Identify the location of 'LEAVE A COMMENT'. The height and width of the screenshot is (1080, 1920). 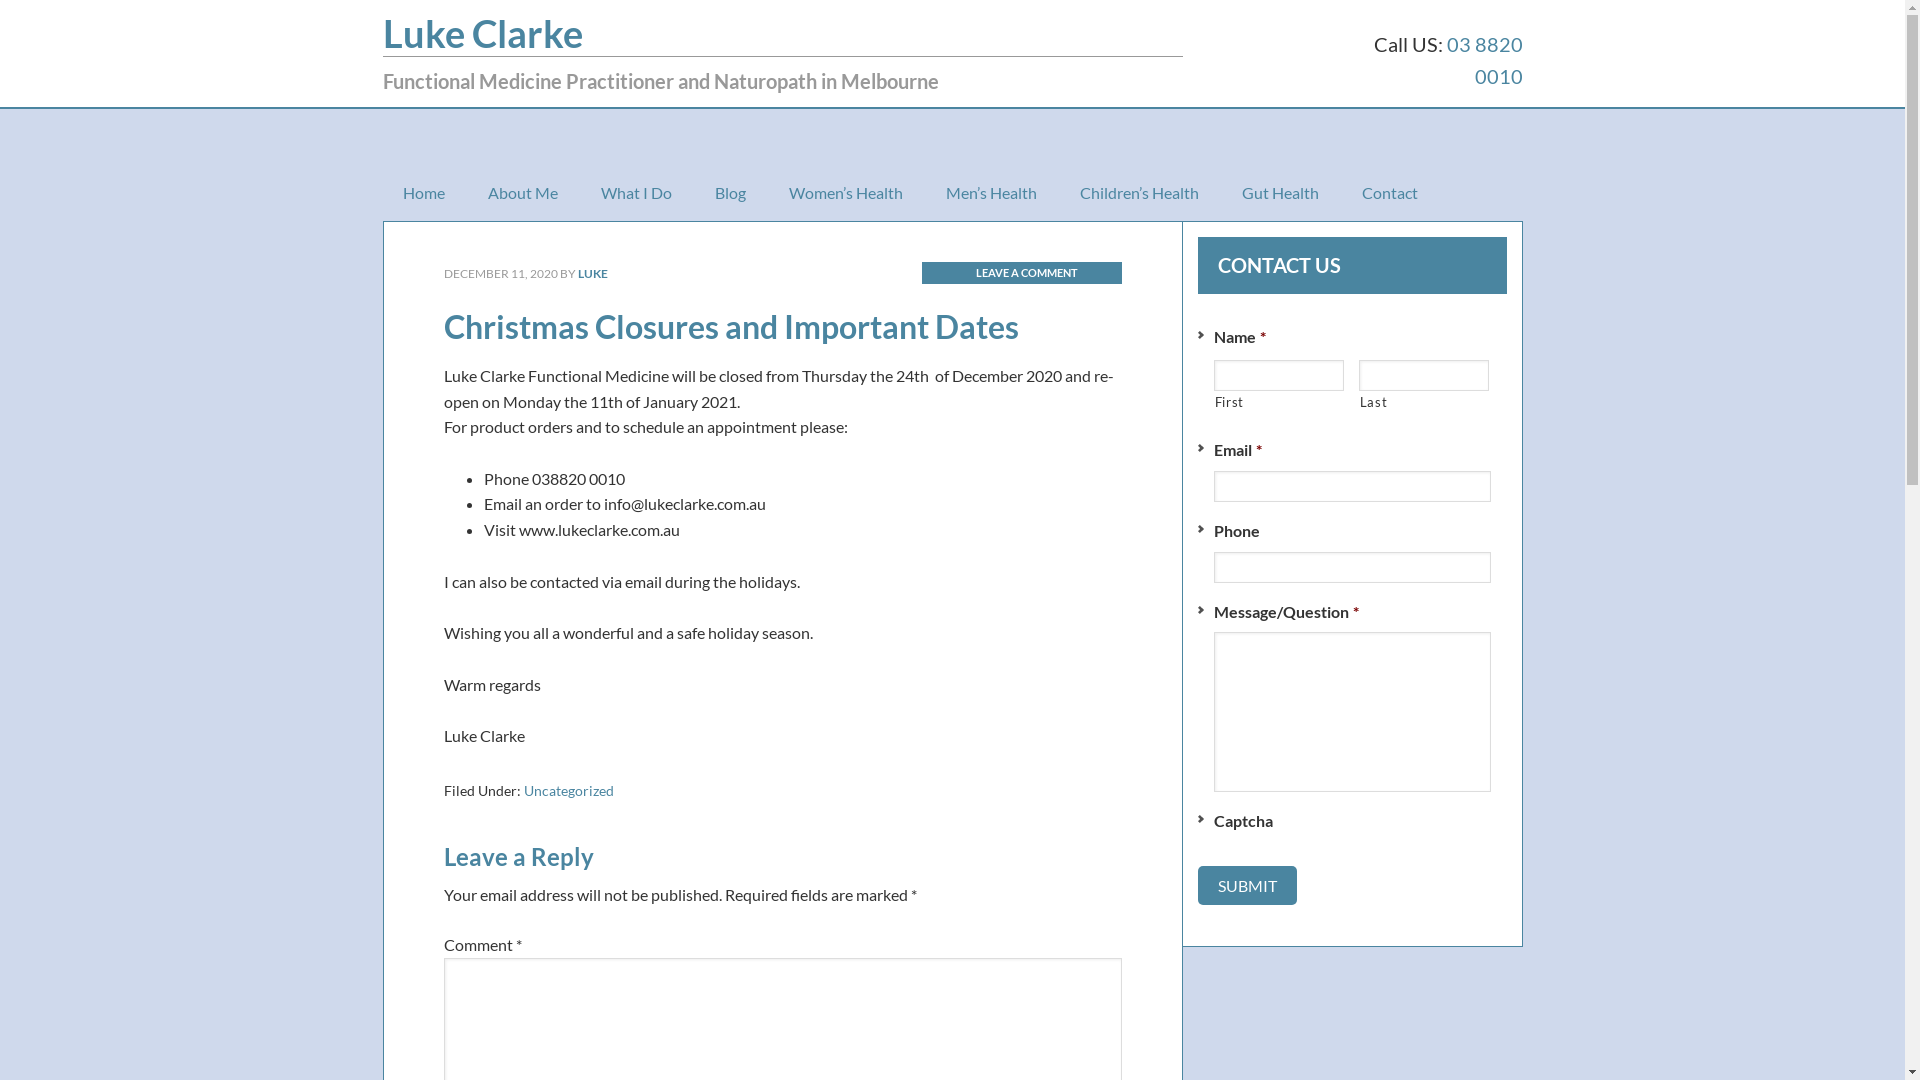
(1022, 272).